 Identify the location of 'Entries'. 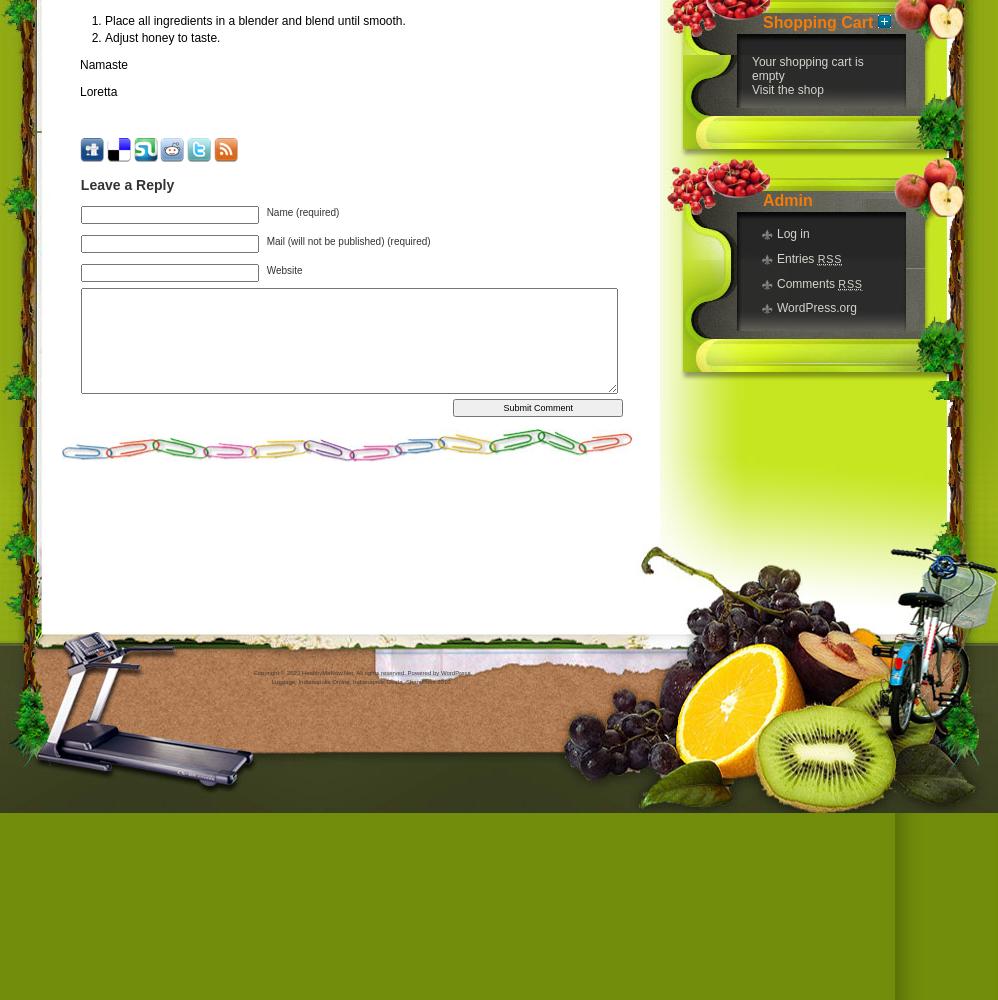
(796, 258).